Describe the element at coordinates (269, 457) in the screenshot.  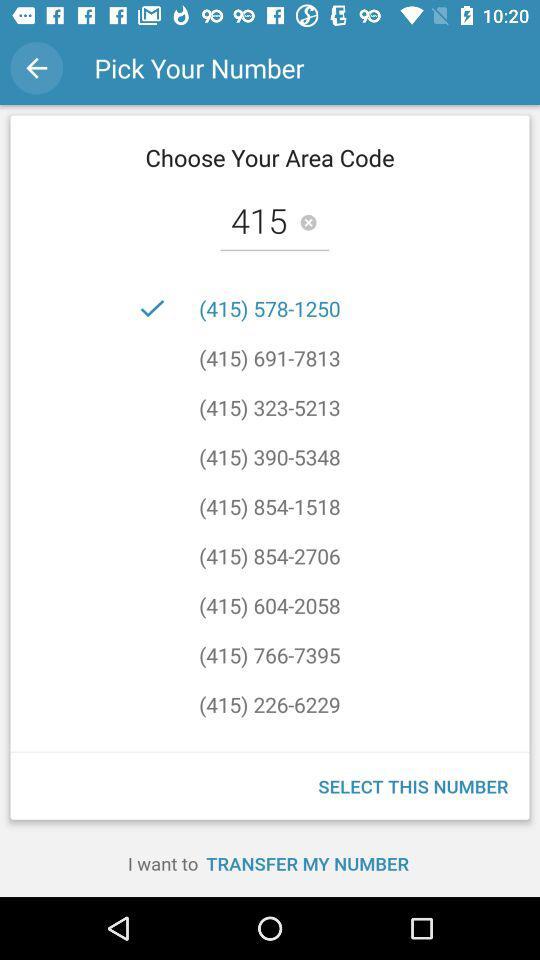
I see `item below (415) 323-5213` at that location.